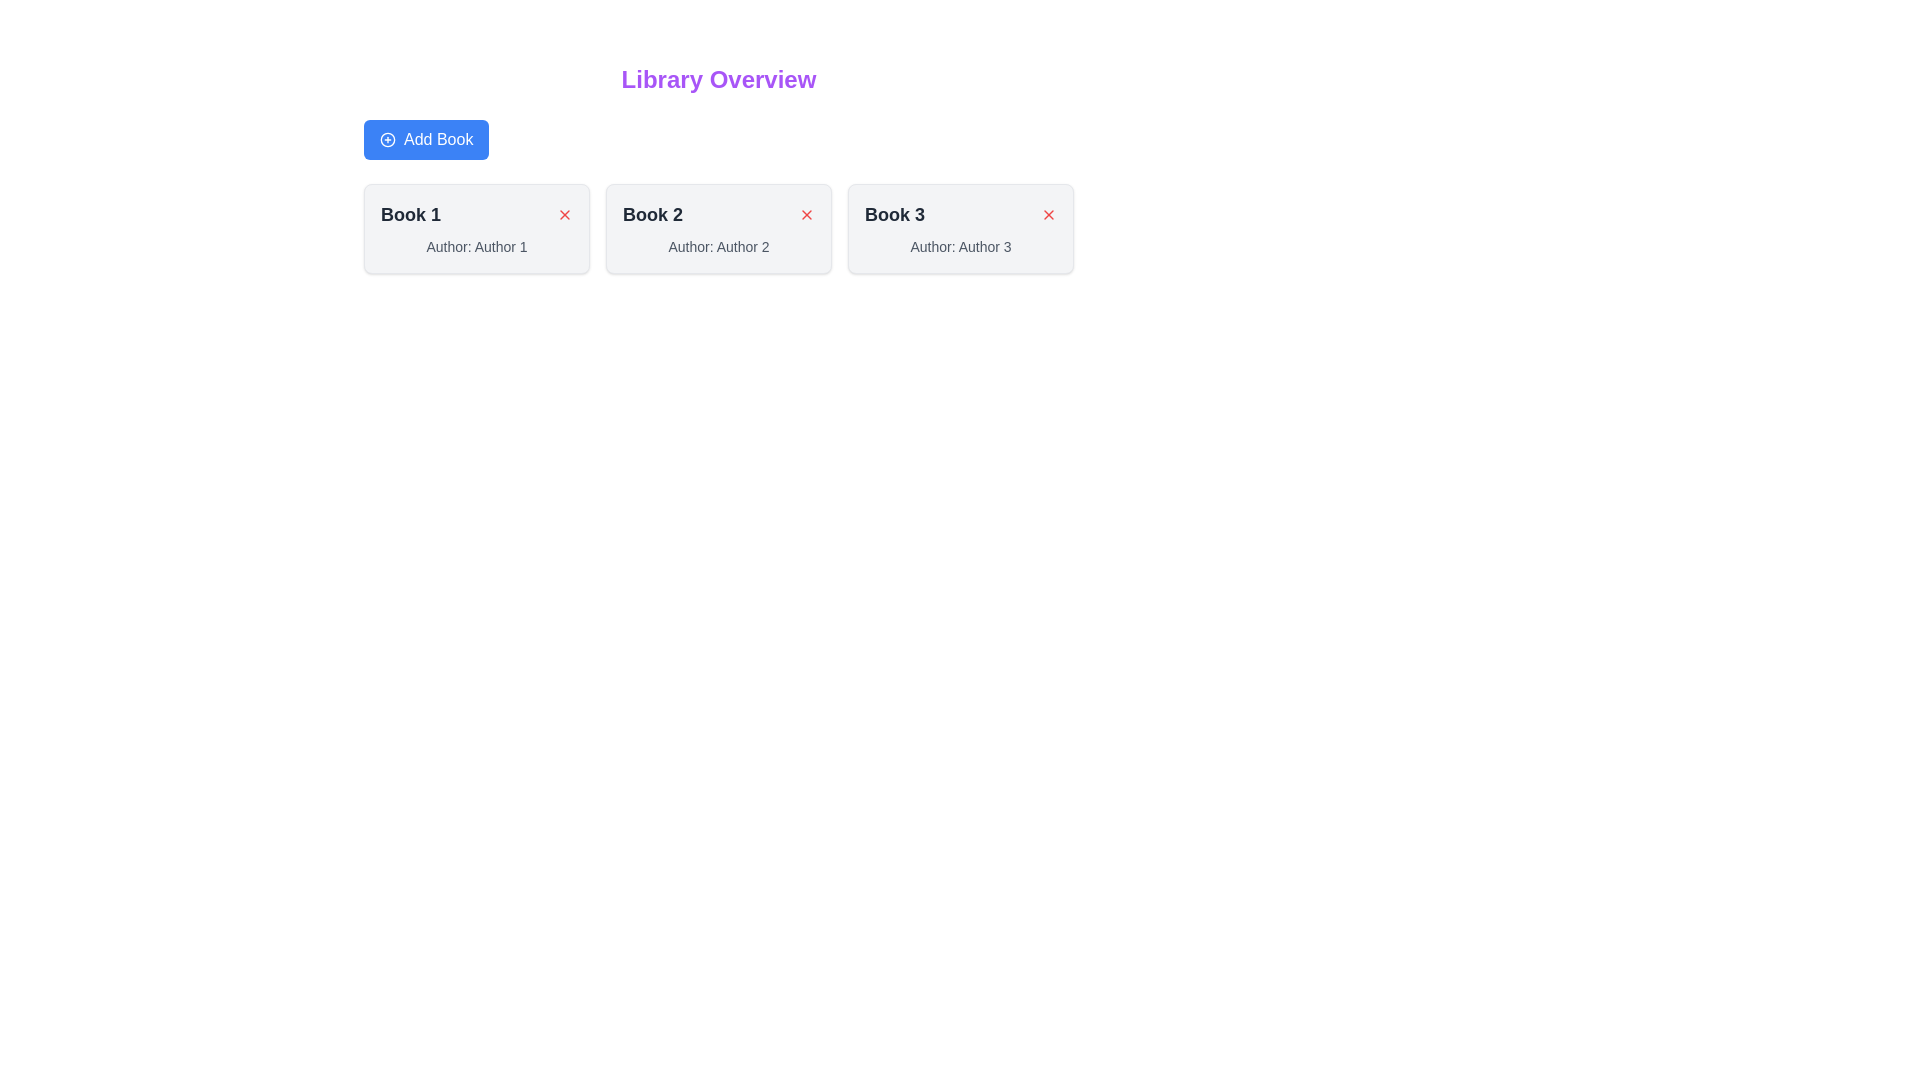 This screenshot has height=1080, width=1920. I want to click on the icon within the 'Add Book' button, which indicates the ability to add a new book and is located in the blue rectangular area near the top-left corner of the interface, so click(388, 138).